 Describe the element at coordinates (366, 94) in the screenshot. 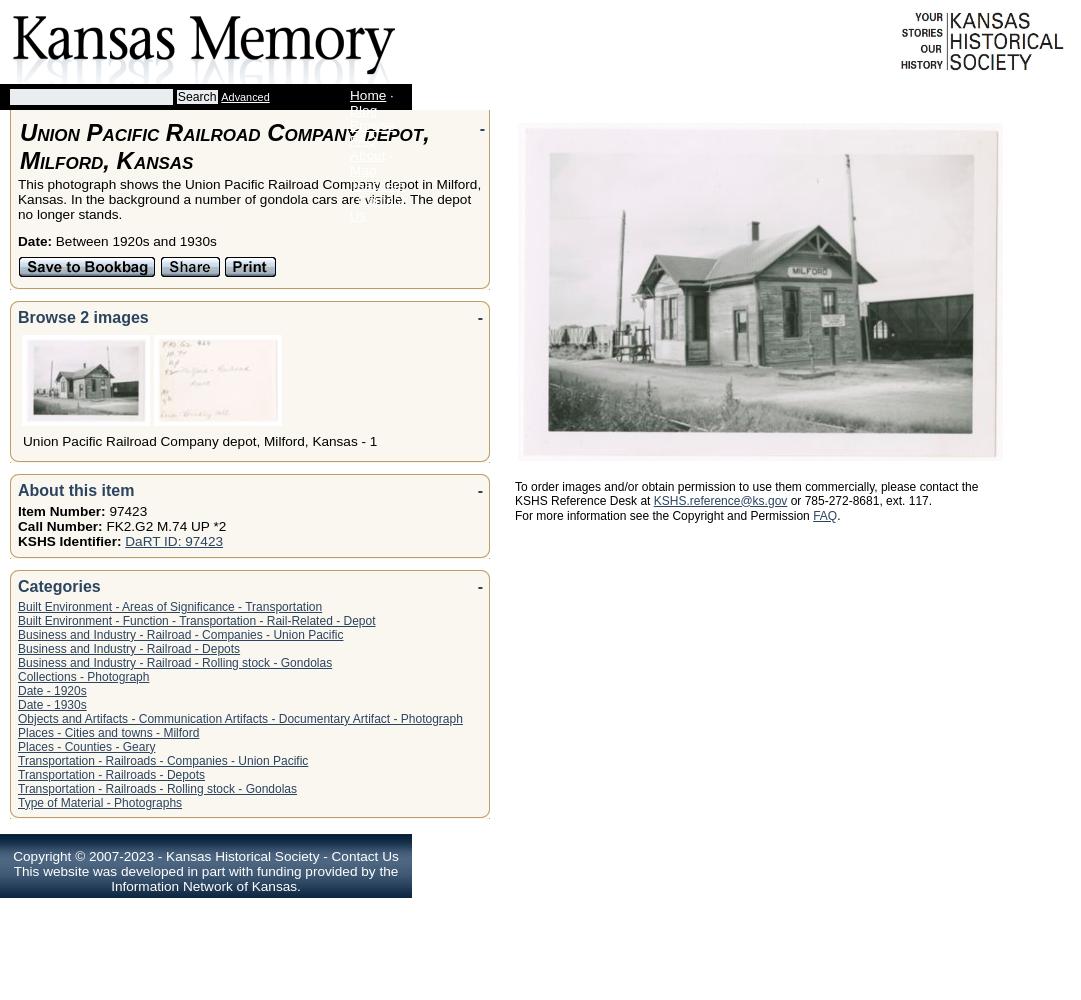

I see `'Home'` at that location.